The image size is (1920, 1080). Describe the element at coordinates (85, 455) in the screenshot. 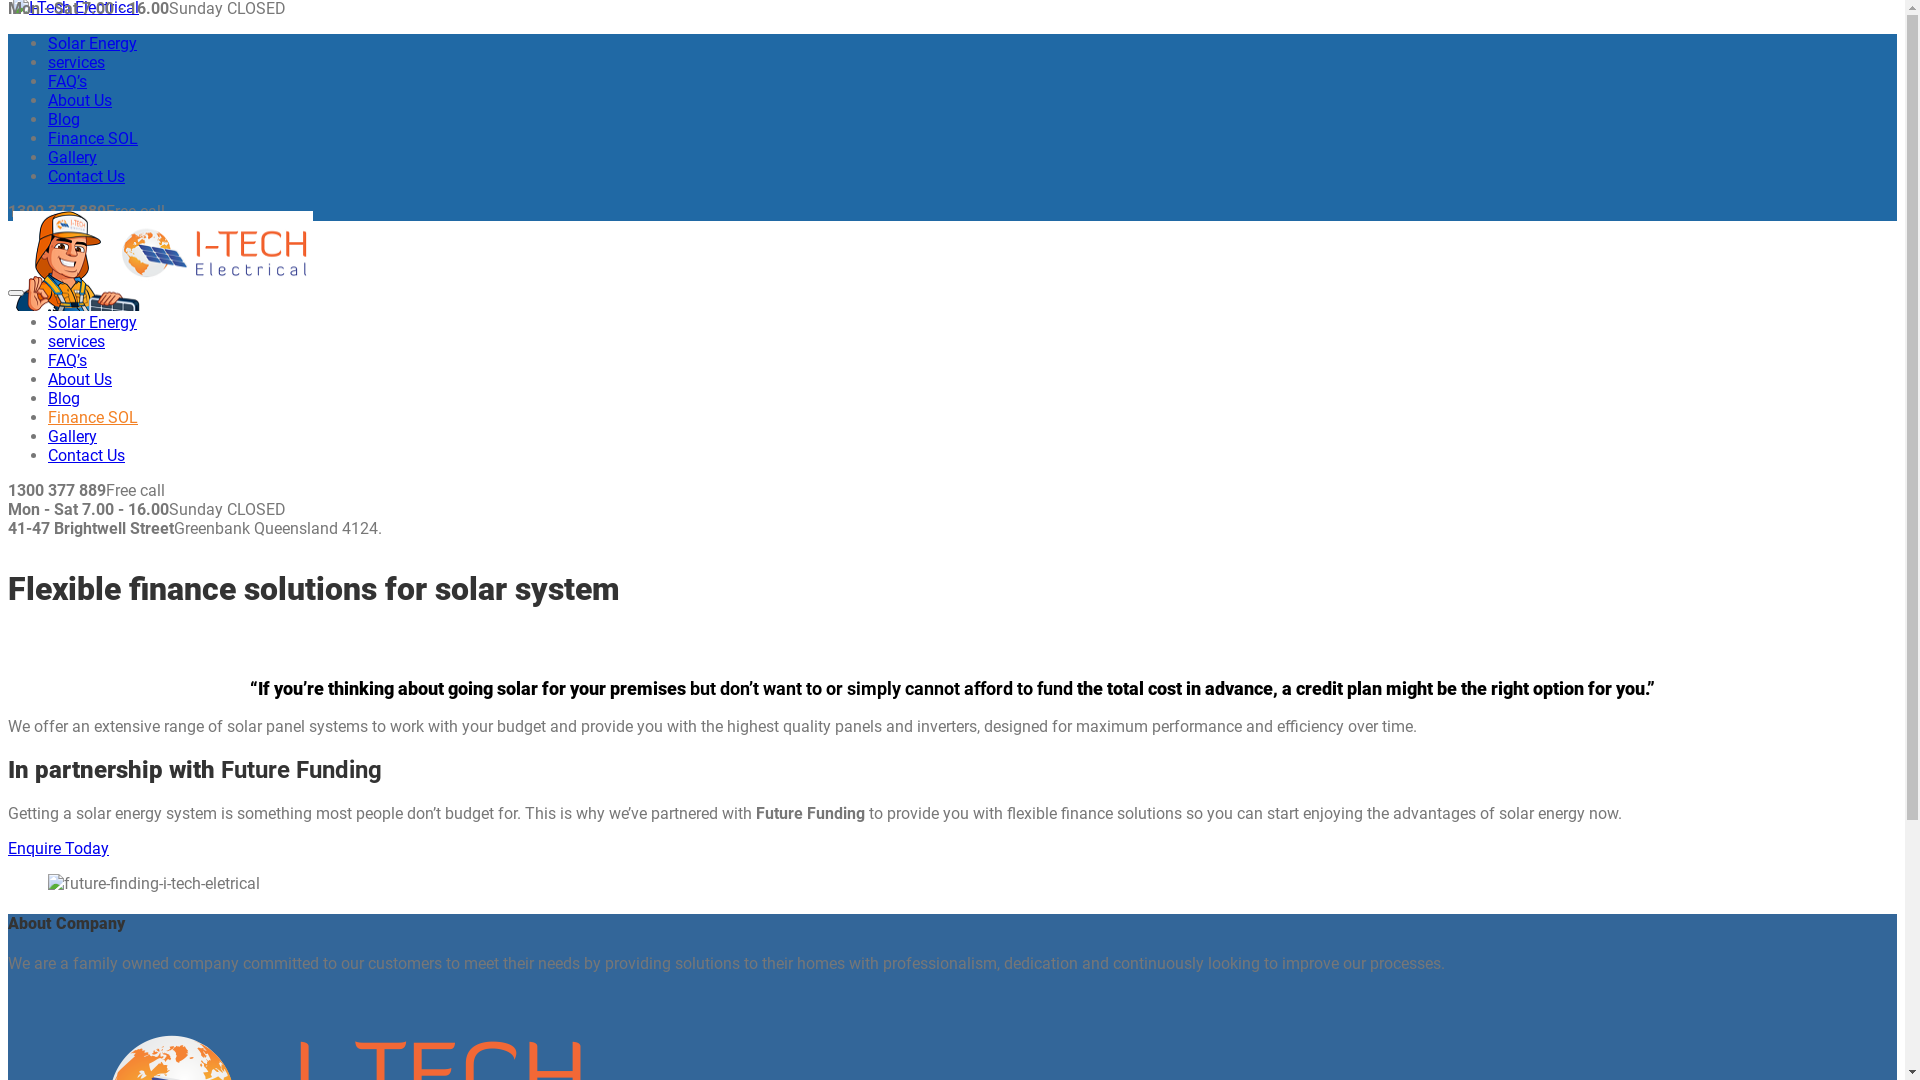

I see `'Contact Us'` at that location.